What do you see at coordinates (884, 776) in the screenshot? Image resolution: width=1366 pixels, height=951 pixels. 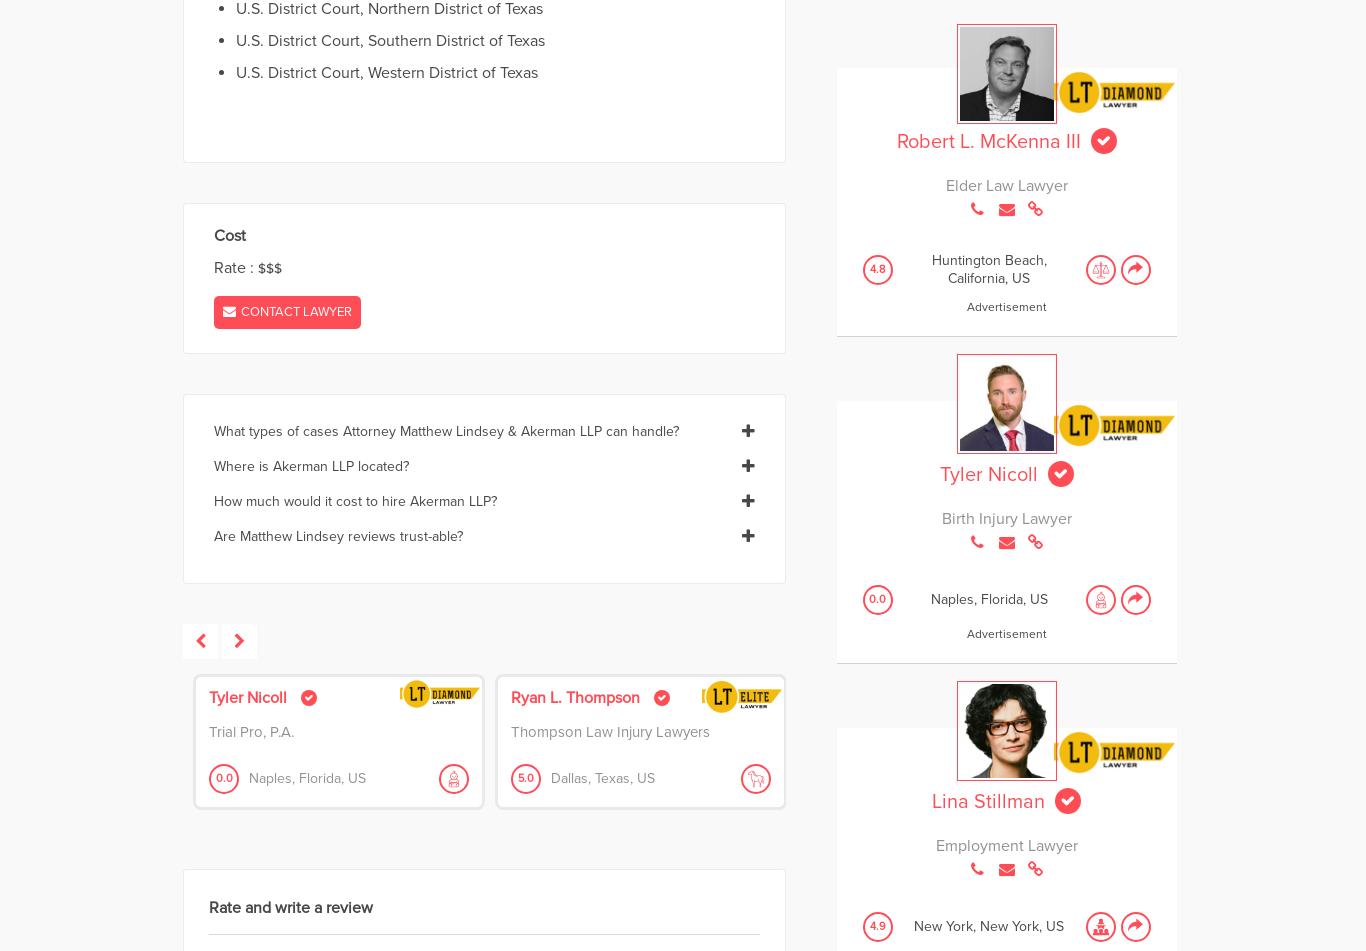 I see `'Riverside,'` at bounding box center [884, 776].